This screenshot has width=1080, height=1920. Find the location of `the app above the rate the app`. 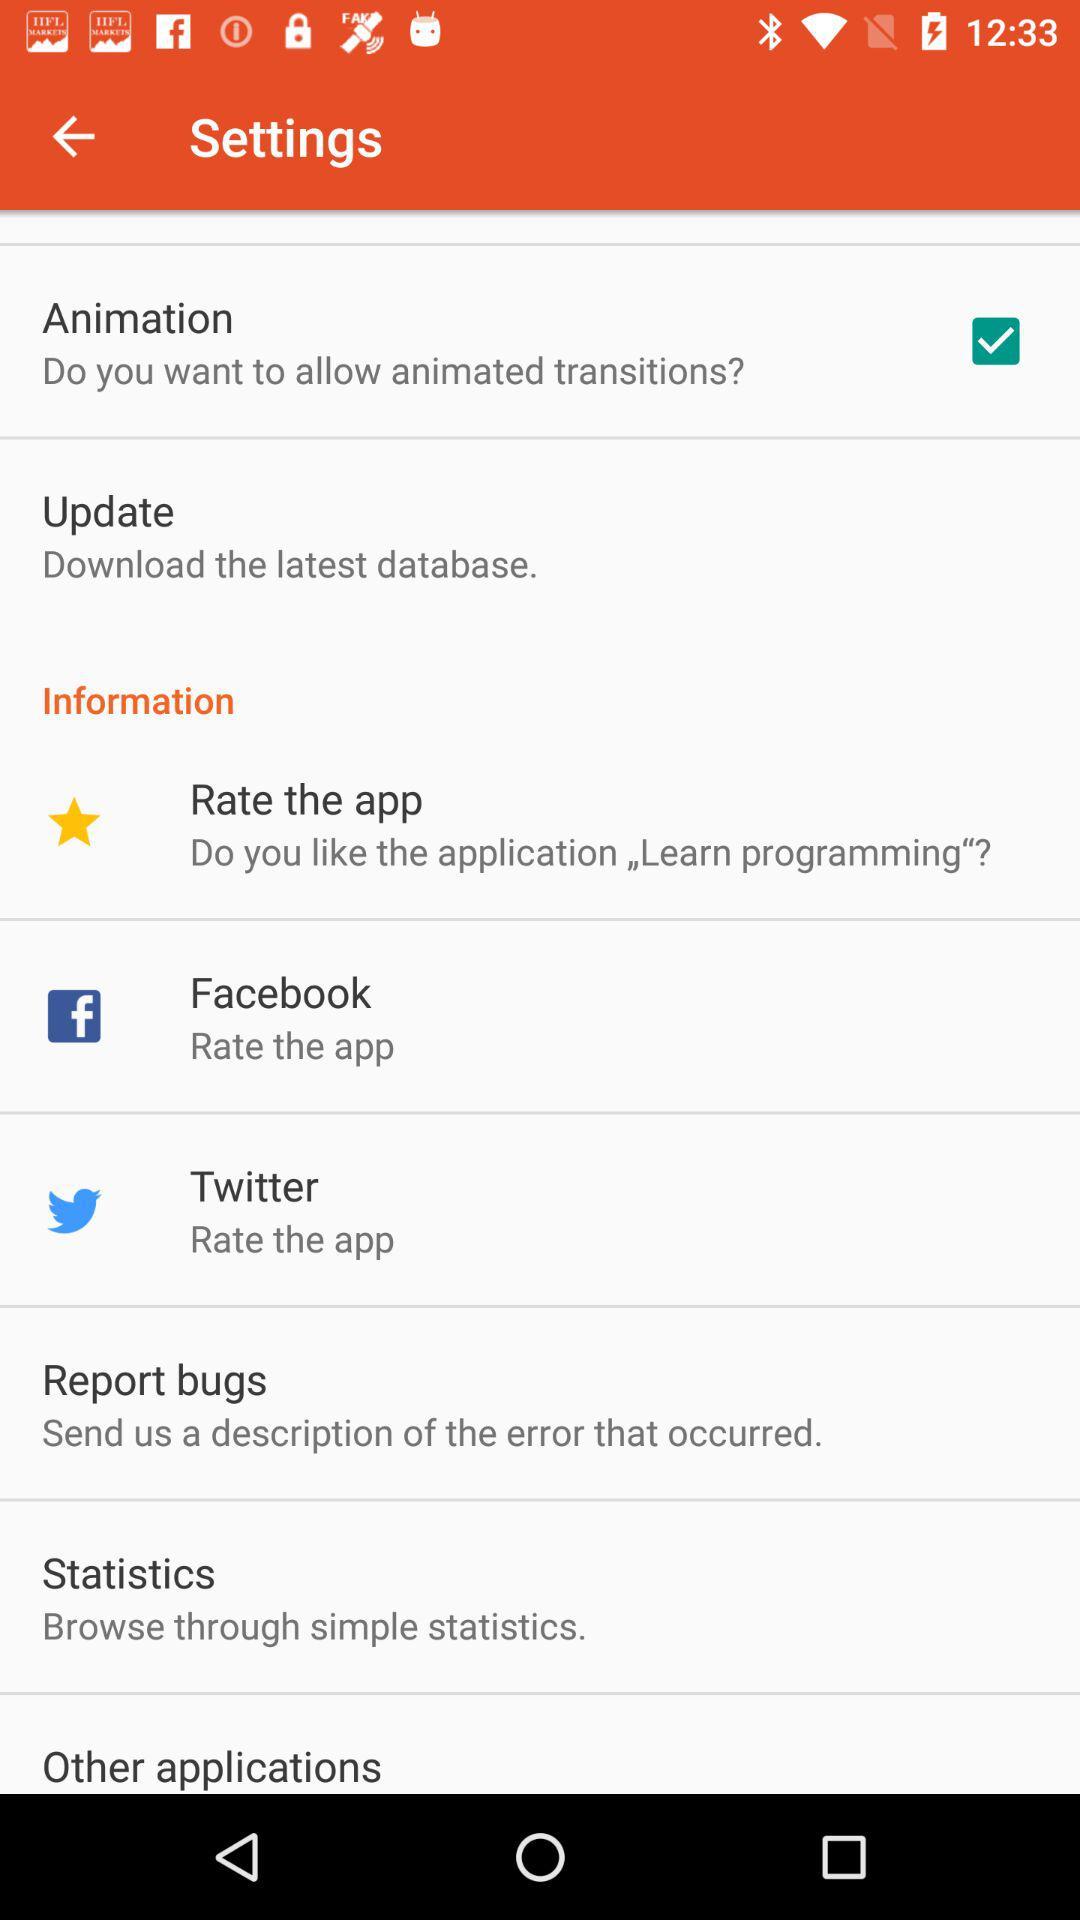

the app above the rate the app is located at coordinates (540, 678).